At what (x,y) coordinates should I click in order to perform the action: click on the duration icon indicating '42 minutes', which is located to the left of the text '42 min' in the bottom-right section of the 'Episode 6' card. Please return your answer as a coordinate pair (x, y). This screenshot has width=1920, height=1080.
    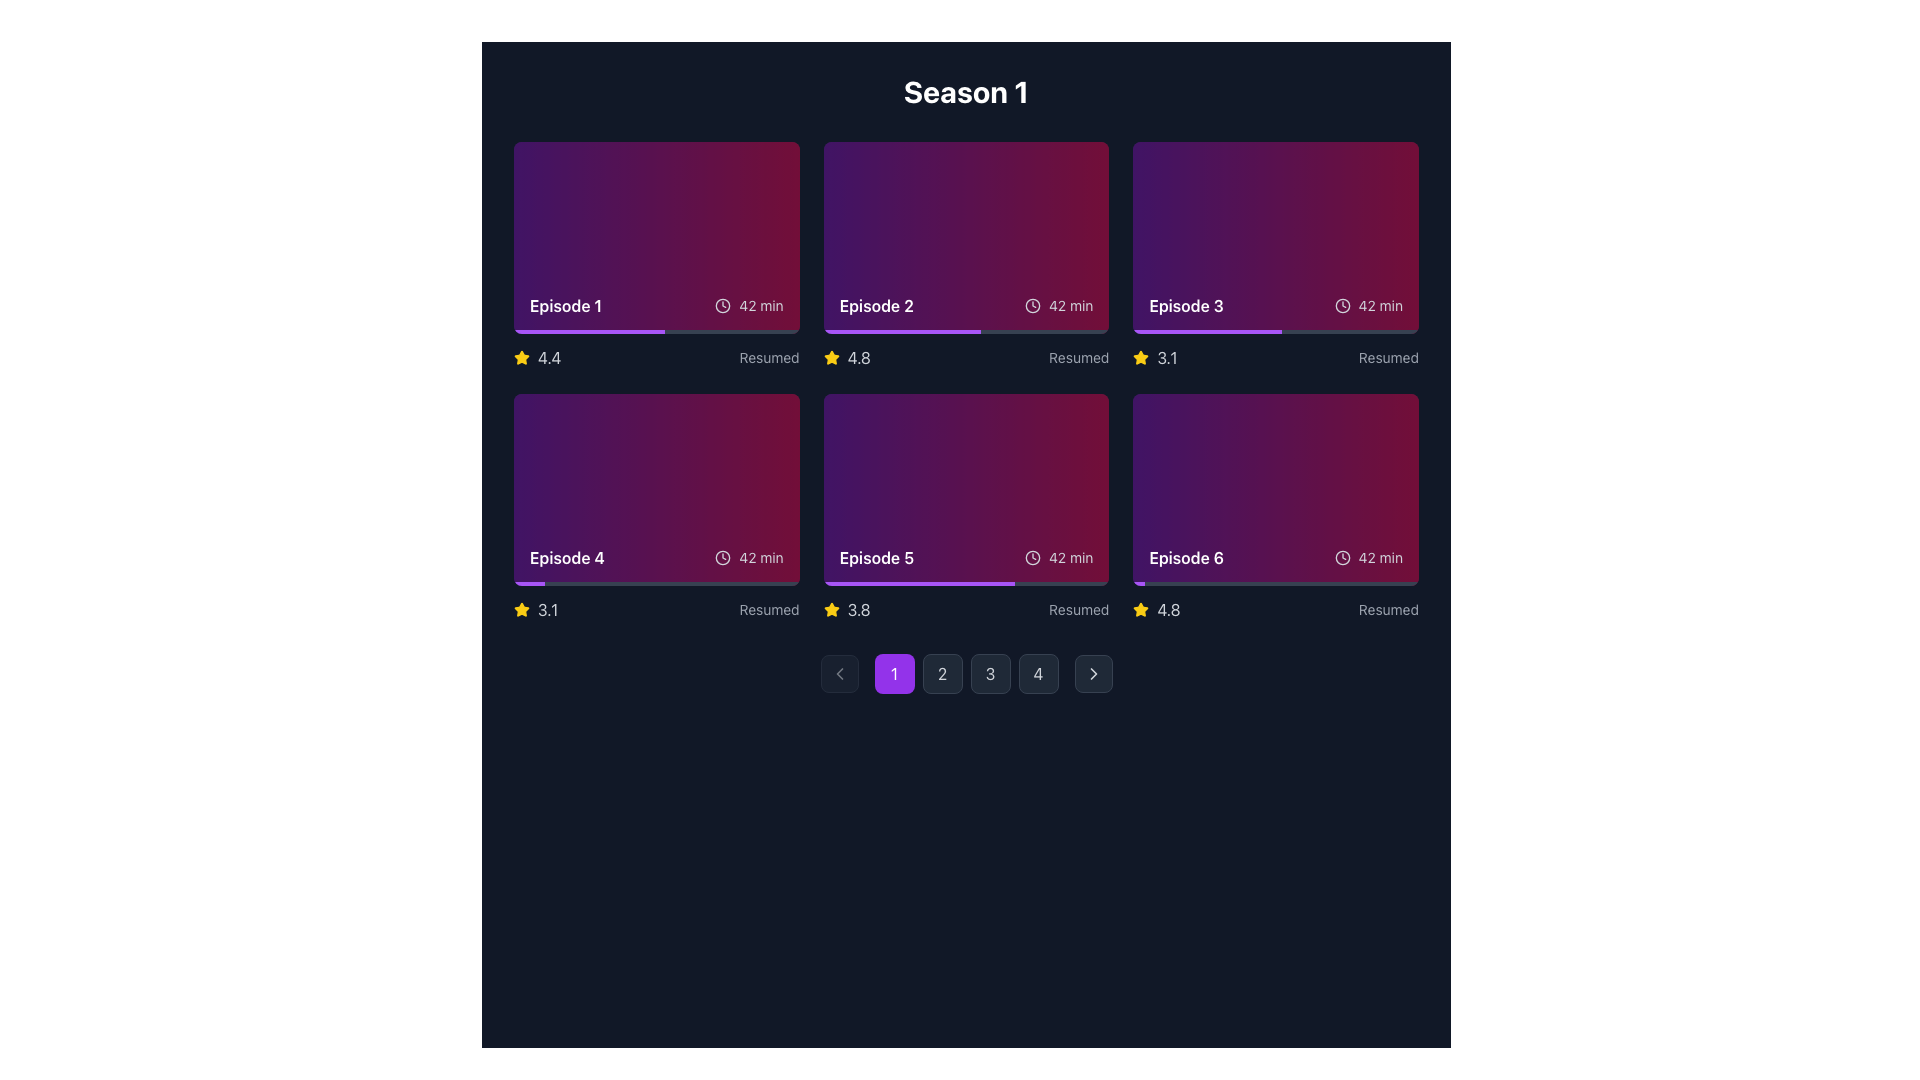
    Looking at the image, I should click on (1342, 558).